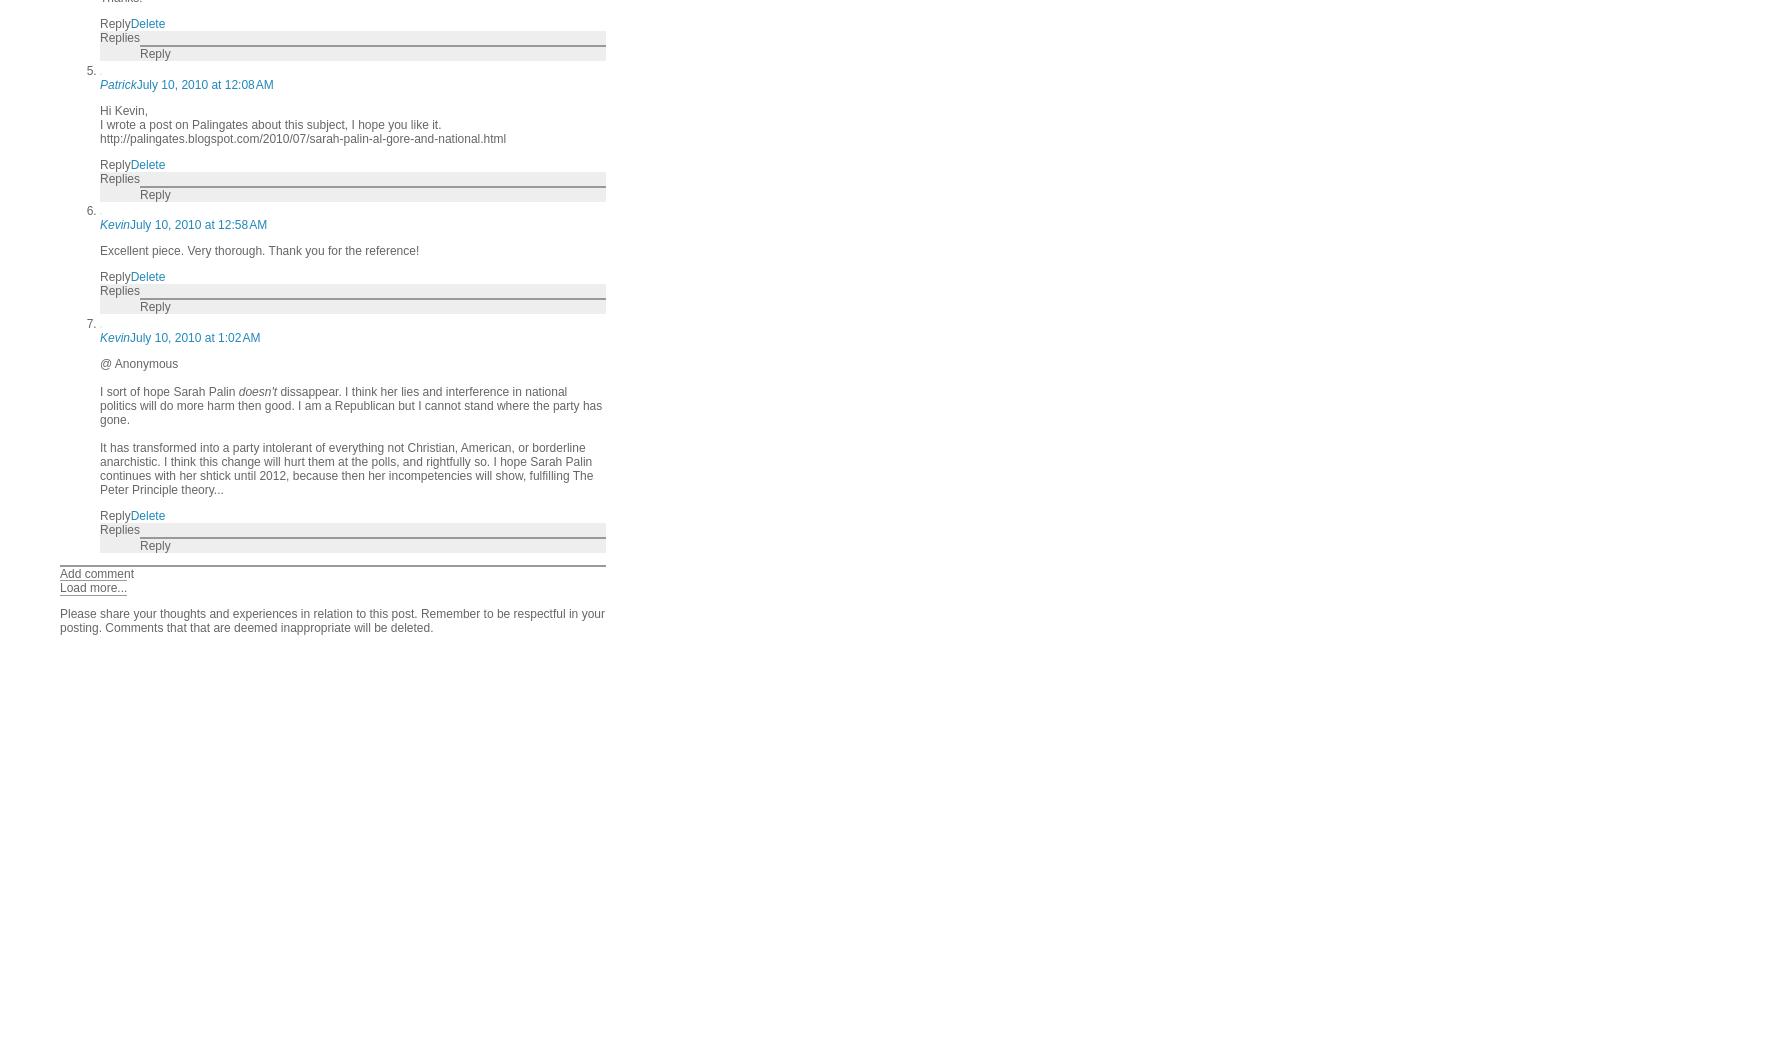  I want to click on 'Excellent piece.  Very thorough.  Thank you for the reference!', so click(258, 250).